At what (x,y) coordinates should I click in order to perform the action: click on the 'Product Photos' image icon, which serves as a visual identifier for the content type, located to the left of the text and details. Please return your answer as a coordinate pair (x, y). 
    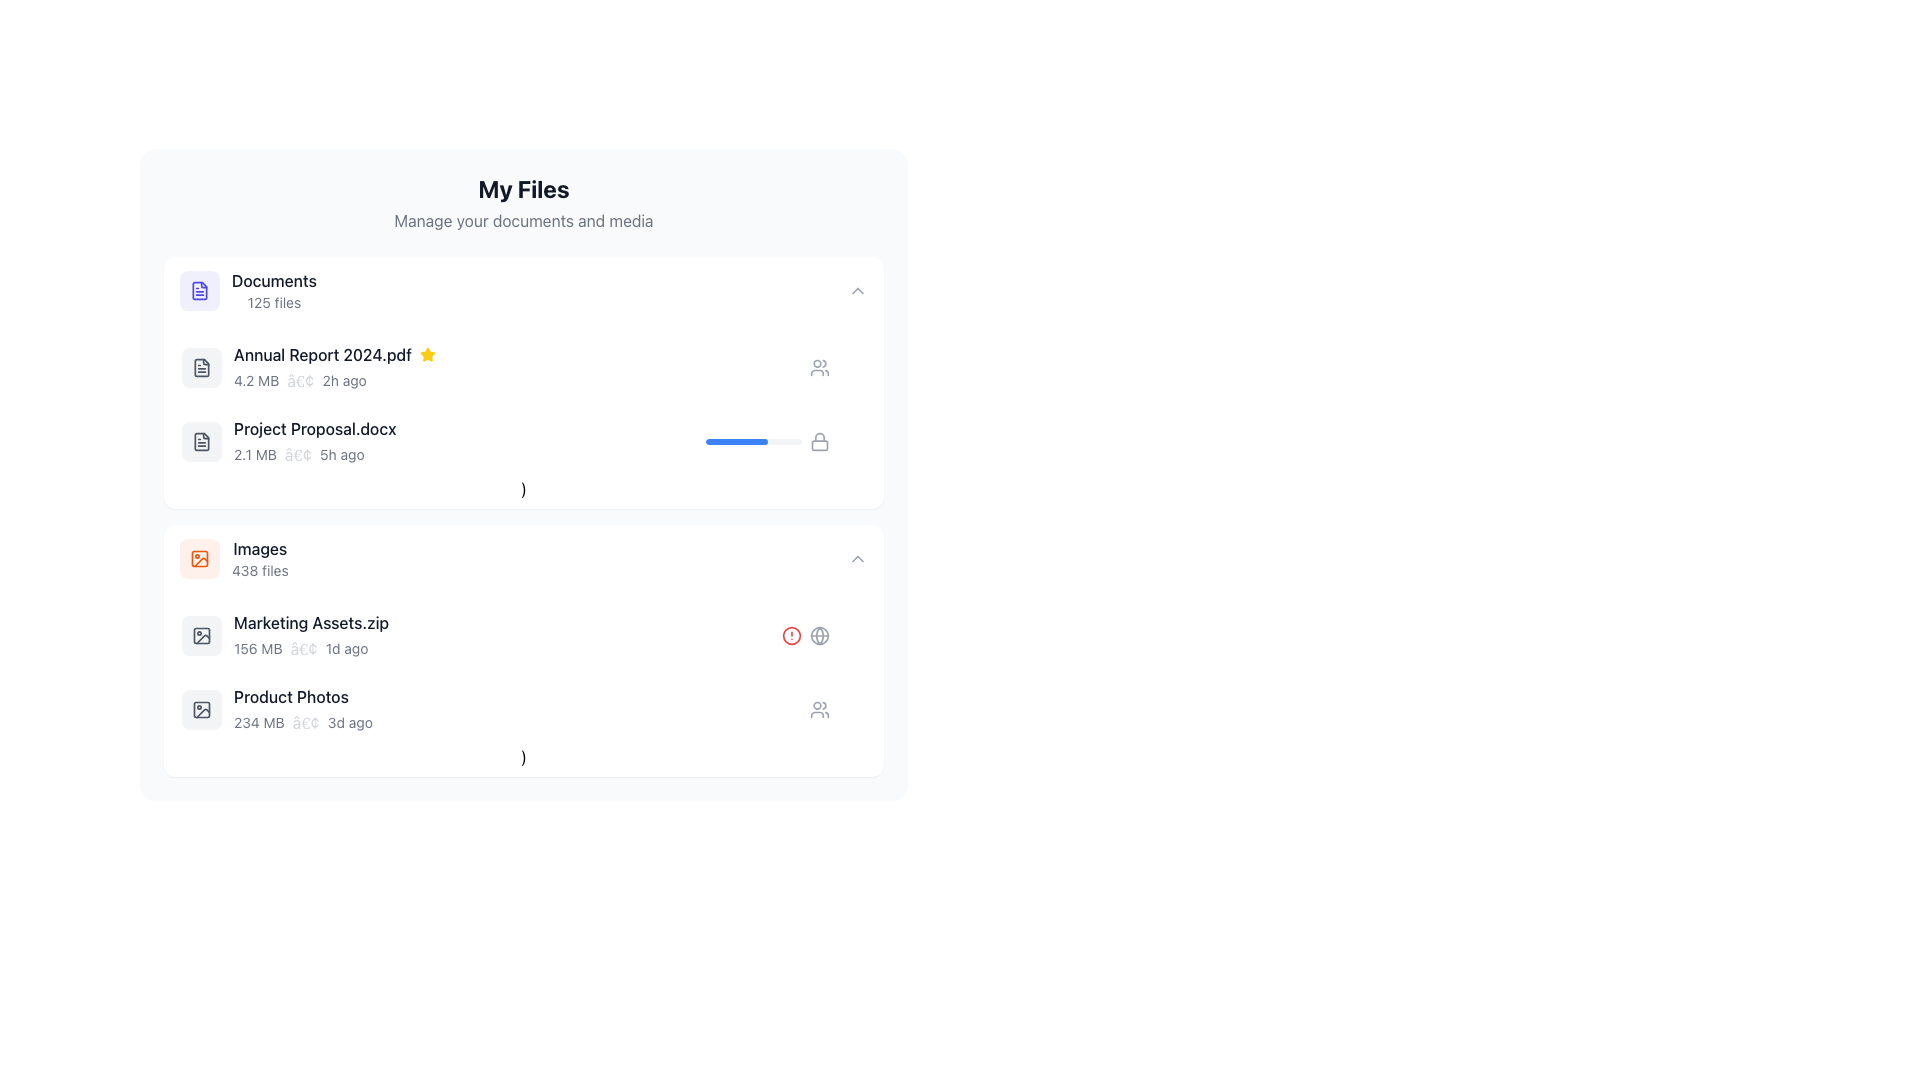
    Looking at the image, I should click on (201, 708).